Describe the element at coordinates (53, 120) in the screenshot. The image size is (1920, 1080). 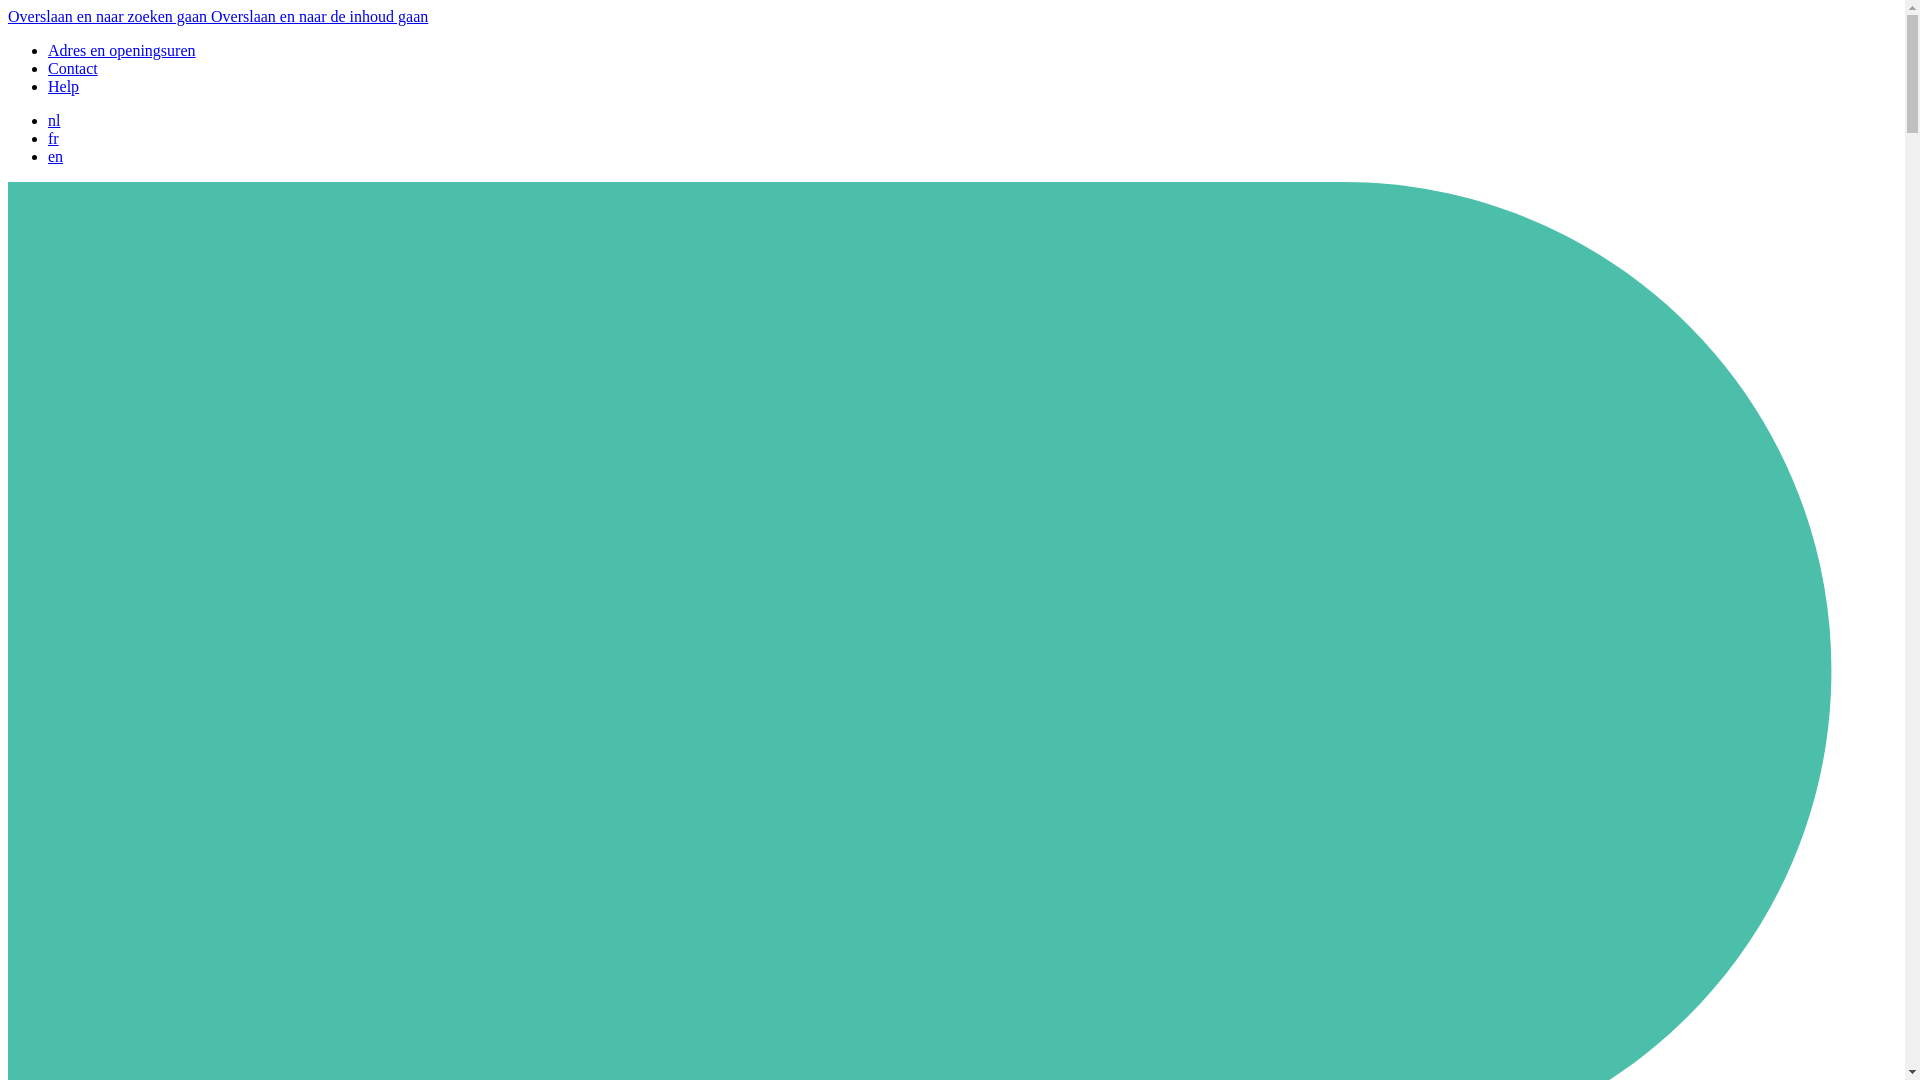
I see `'nl'` at that location.